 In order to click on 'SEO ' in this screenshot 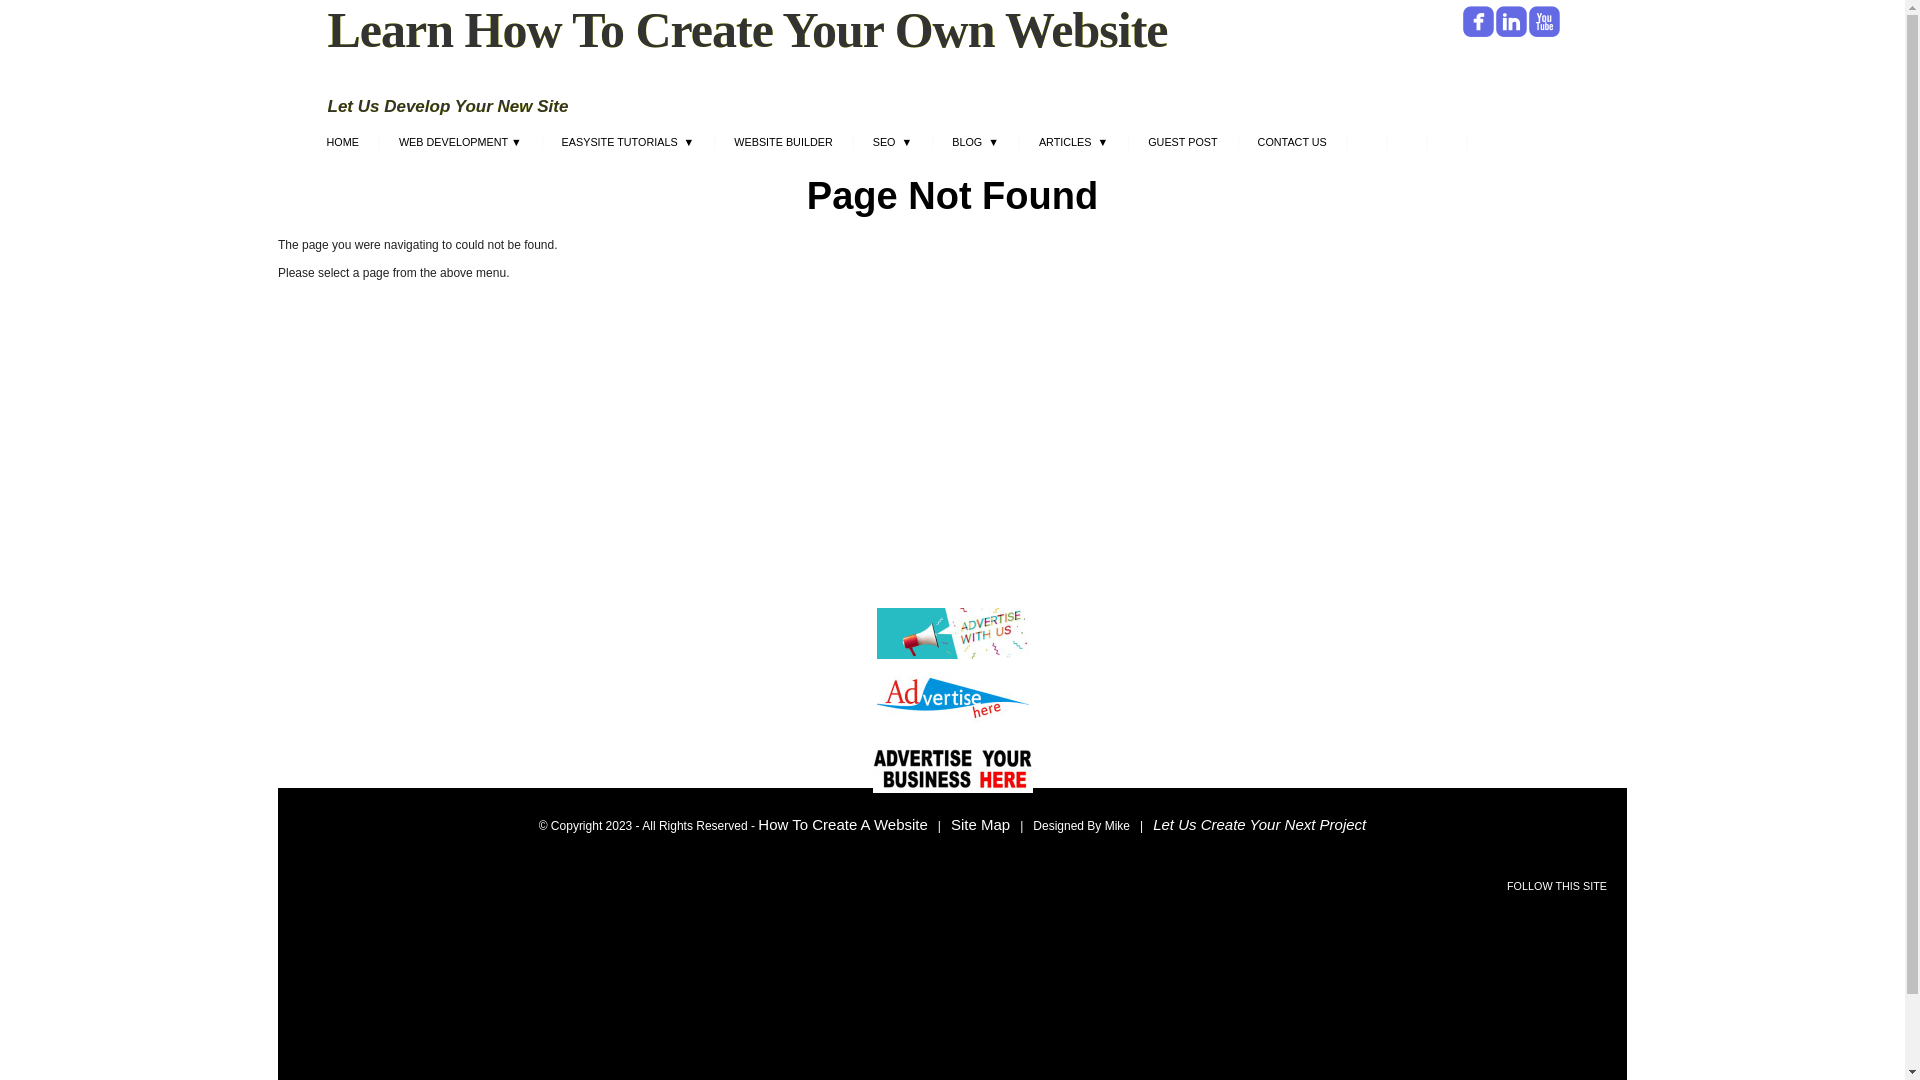, I will do `click(891, 144)`.